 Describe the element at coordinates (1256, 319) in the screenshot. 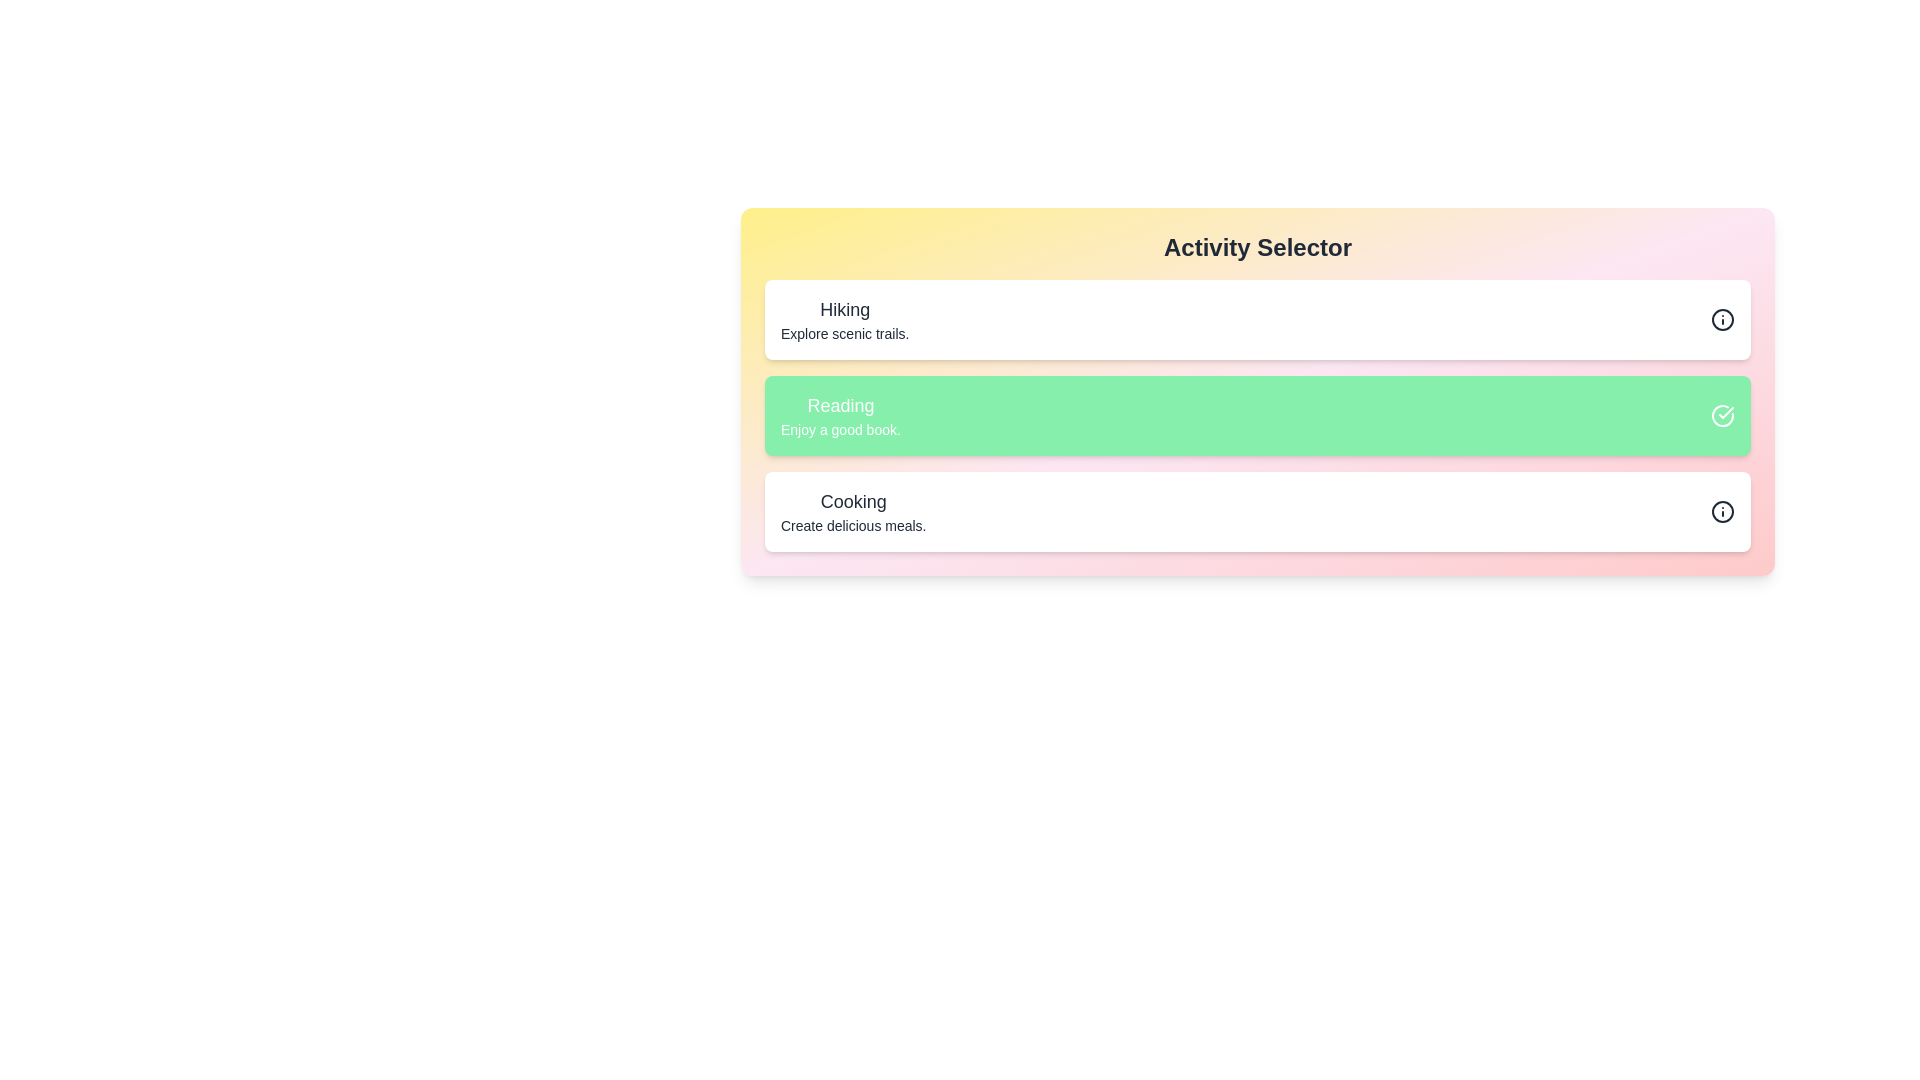

I see `the list item corresponding to Hiking` at that location.